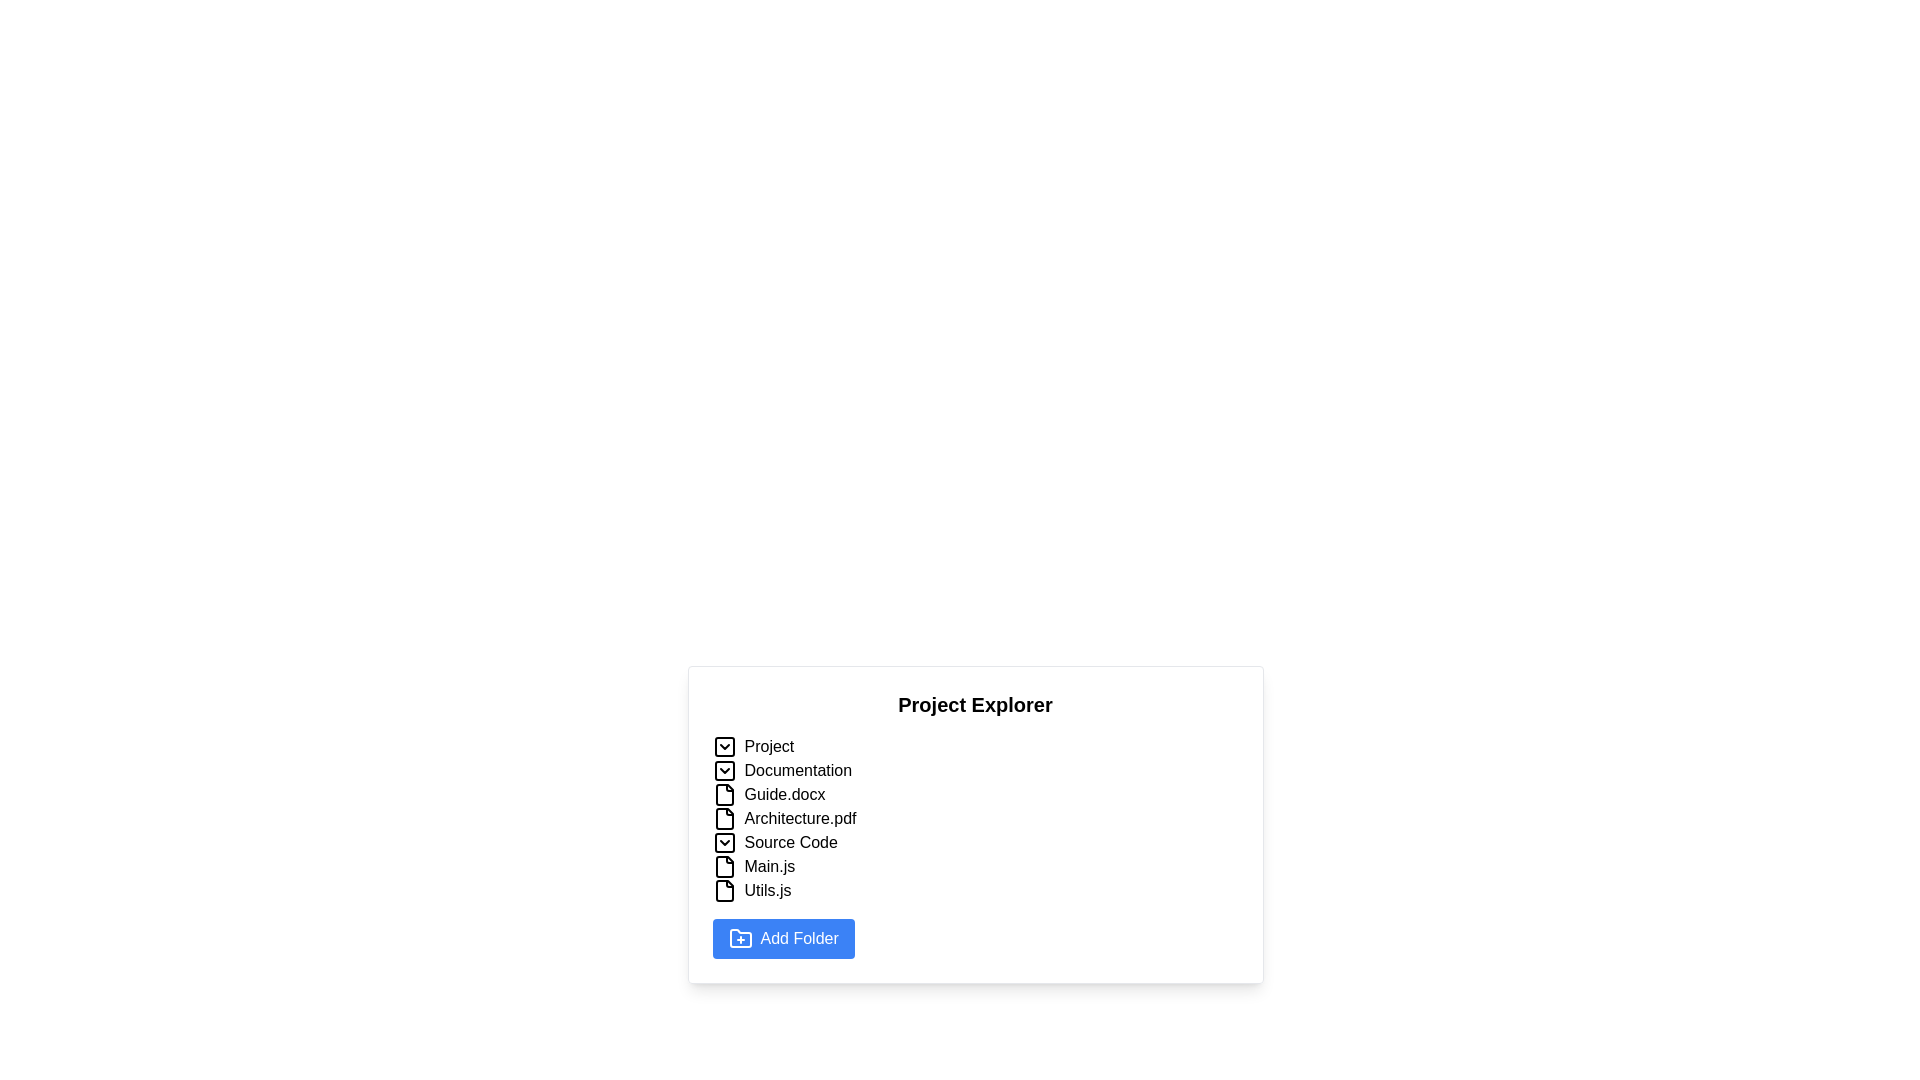 The image size is (1920, 1080). I want to click on the chevron icon button on the left side of the 'Documentation' label, so click(723, 770).